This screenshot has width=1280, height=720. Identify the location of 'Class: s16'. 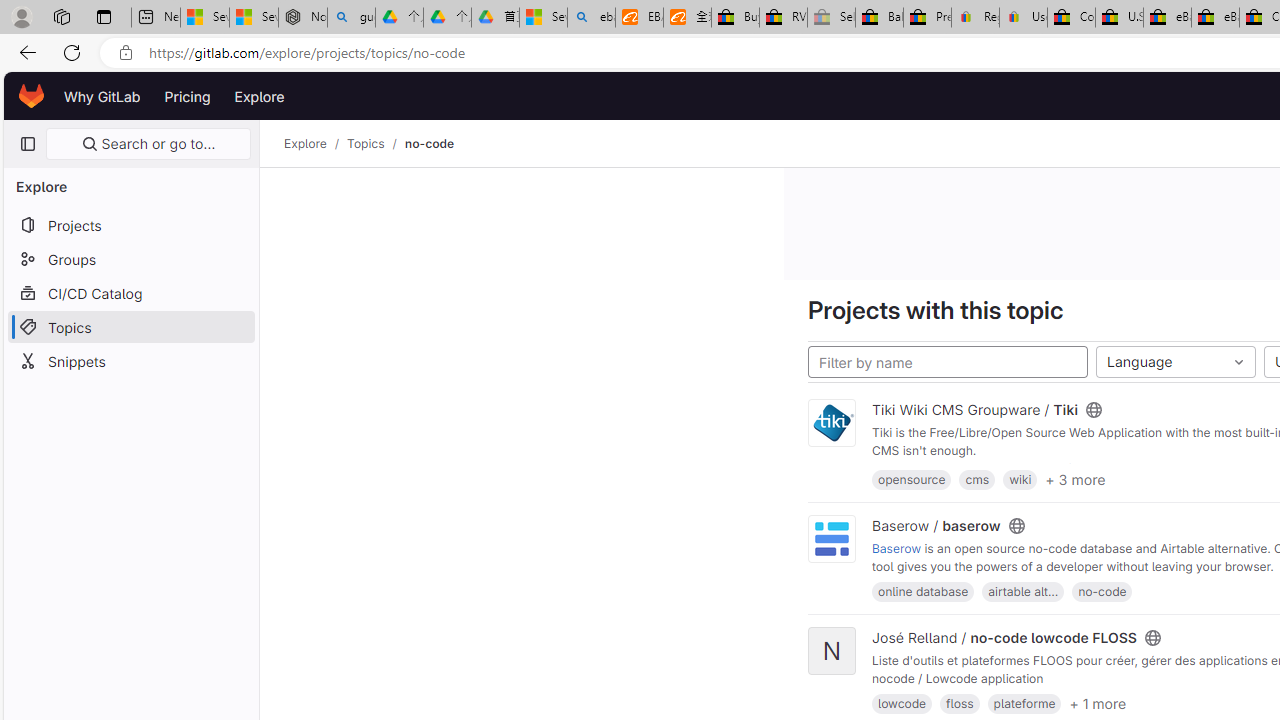
(1152, 638).